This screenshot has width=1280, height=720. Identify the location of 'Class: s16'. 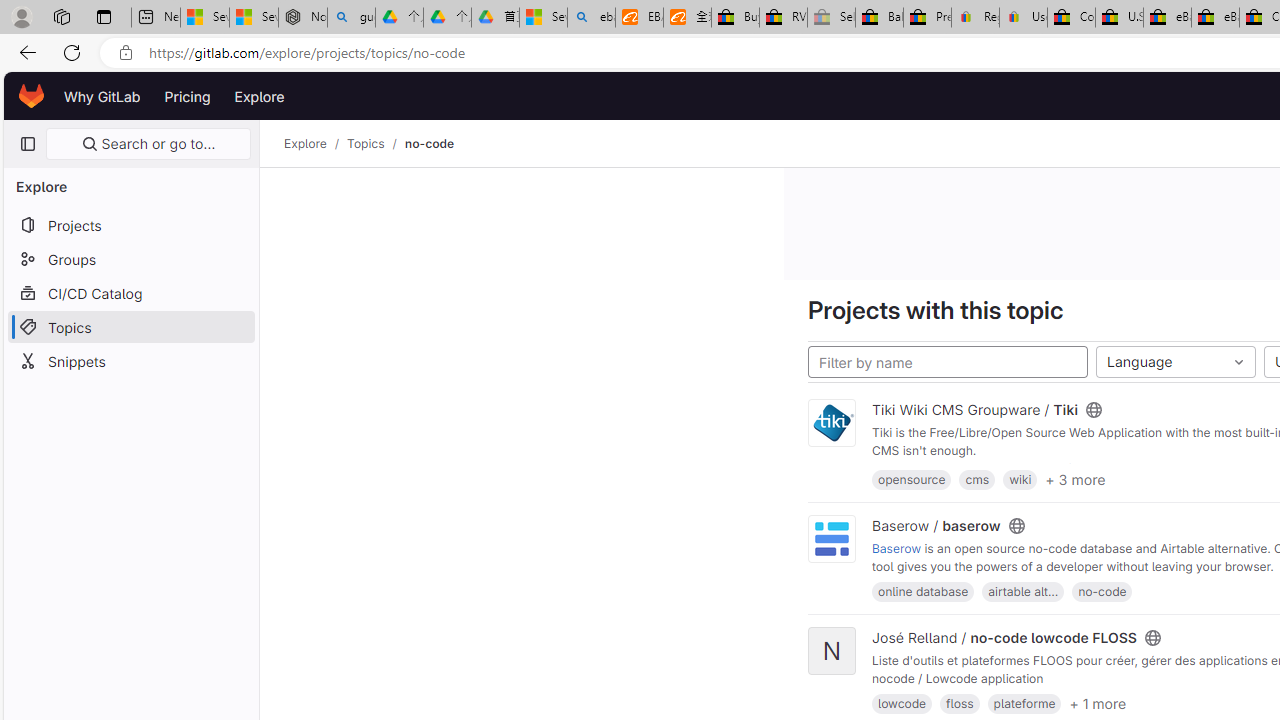
(1152, 638).